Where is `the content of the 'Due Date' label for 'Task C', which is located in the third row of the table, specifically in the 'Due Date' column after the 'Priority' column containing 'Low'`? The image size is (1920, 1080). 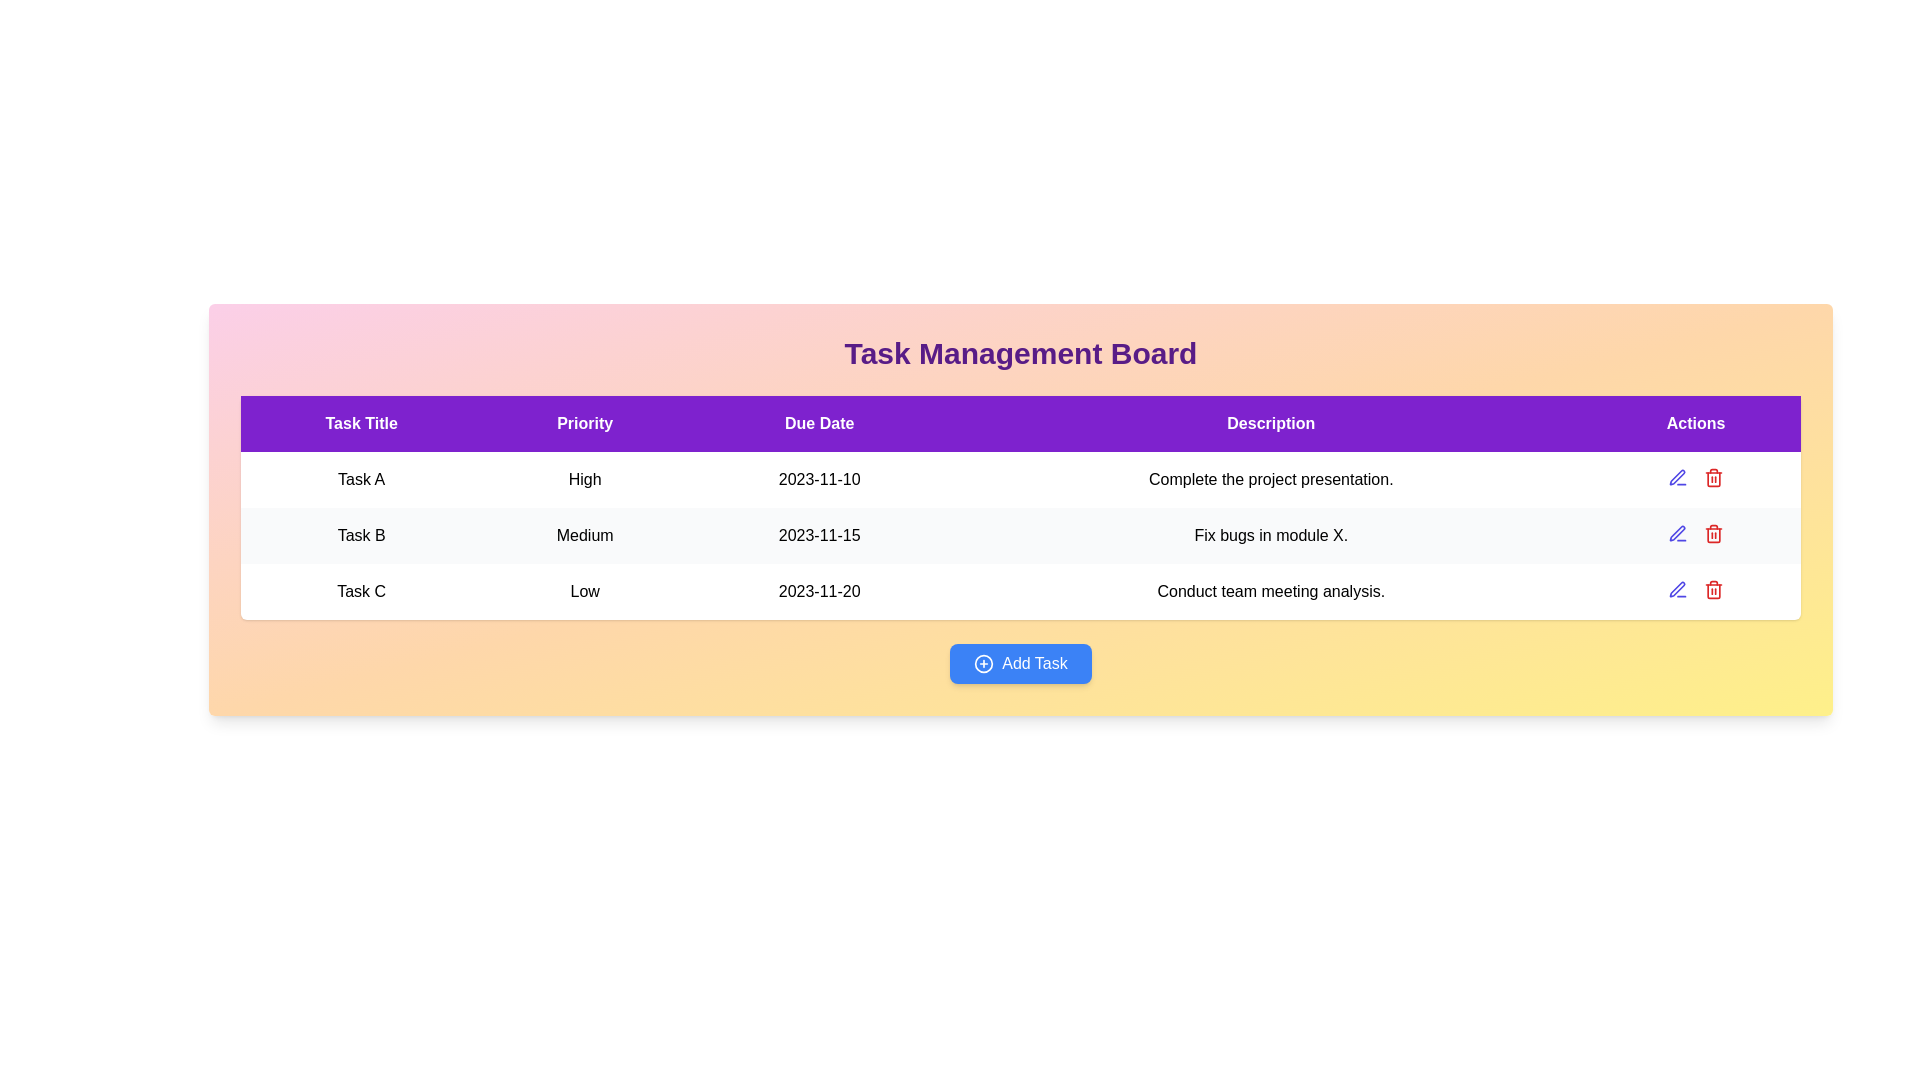 the content of the 'Due Date' label for 'Task C', which is located in the third row of the table, specifically in the 'Due Date' column after the 'Priority' column containing 'Low' is located at coordinates (819, 590).